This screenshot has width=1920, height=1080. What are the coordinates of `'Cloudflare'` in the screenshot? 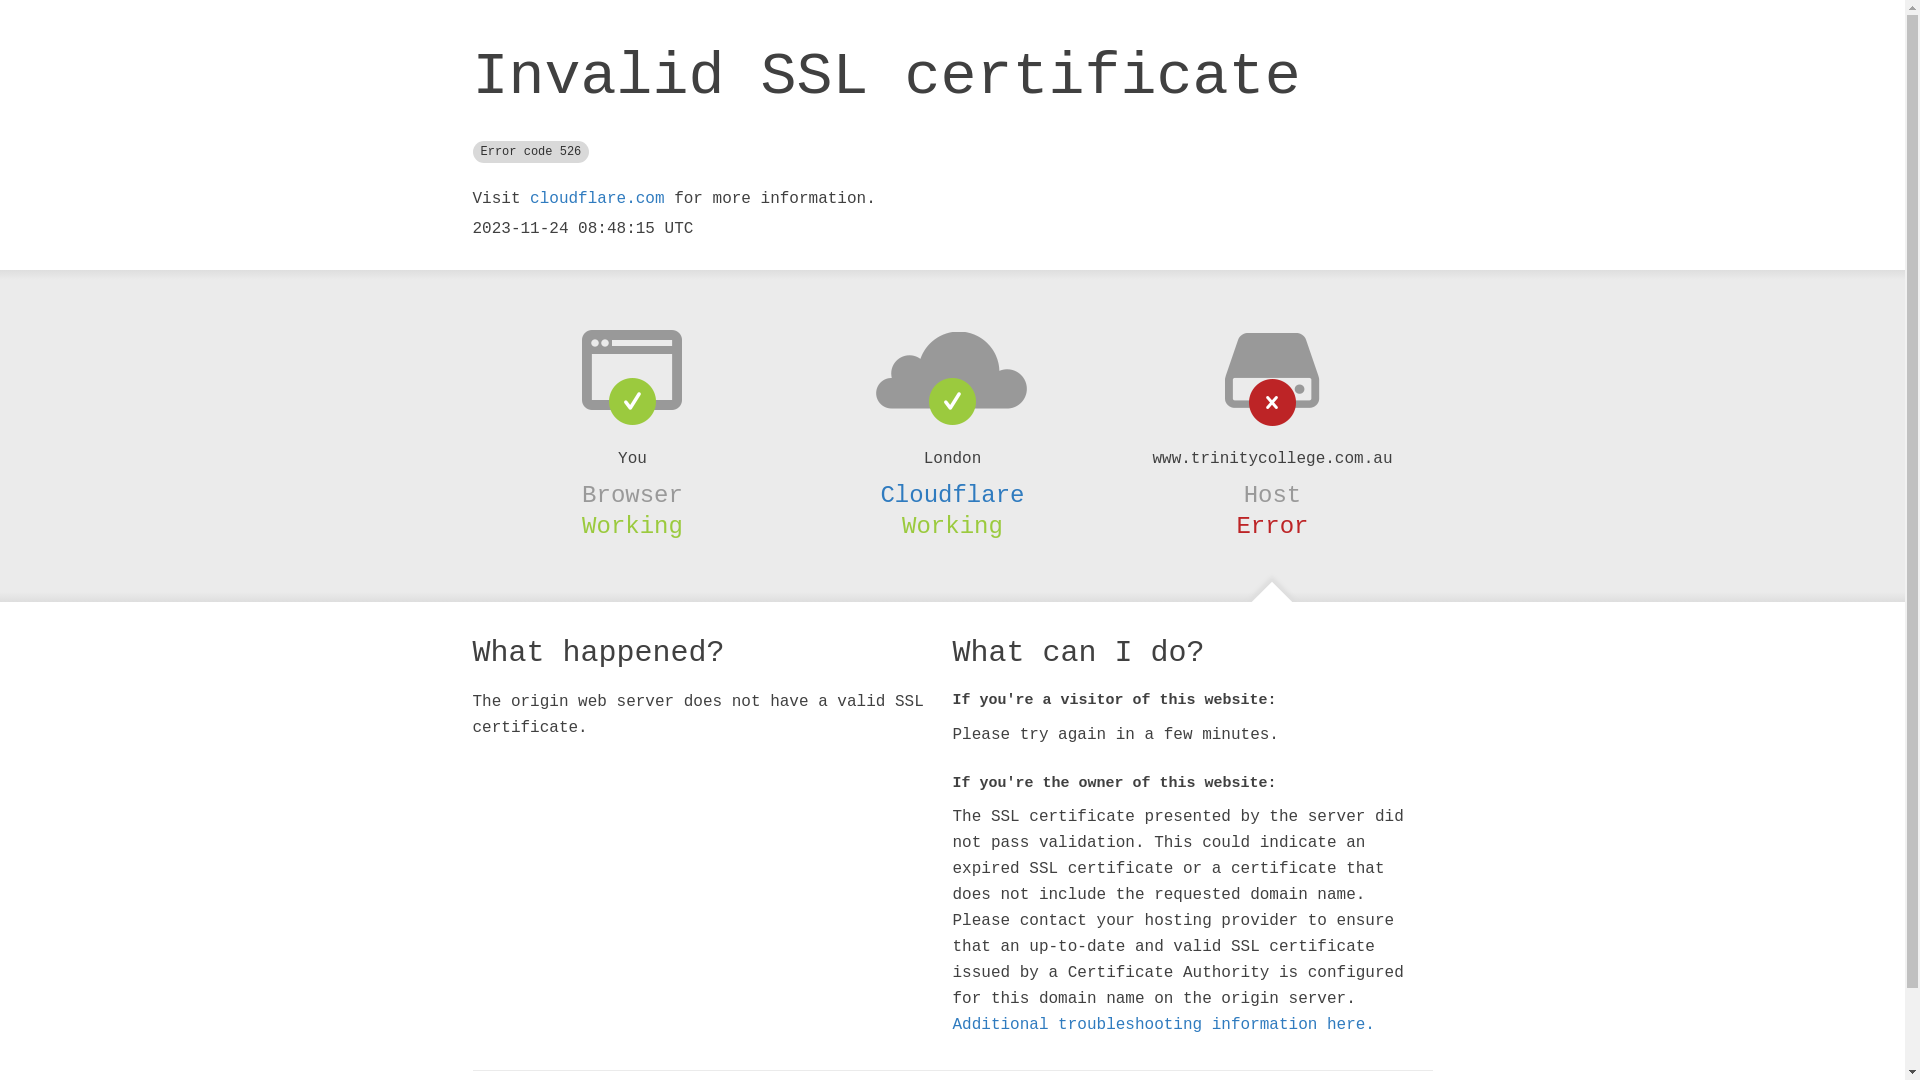 It's located at (950, 495).